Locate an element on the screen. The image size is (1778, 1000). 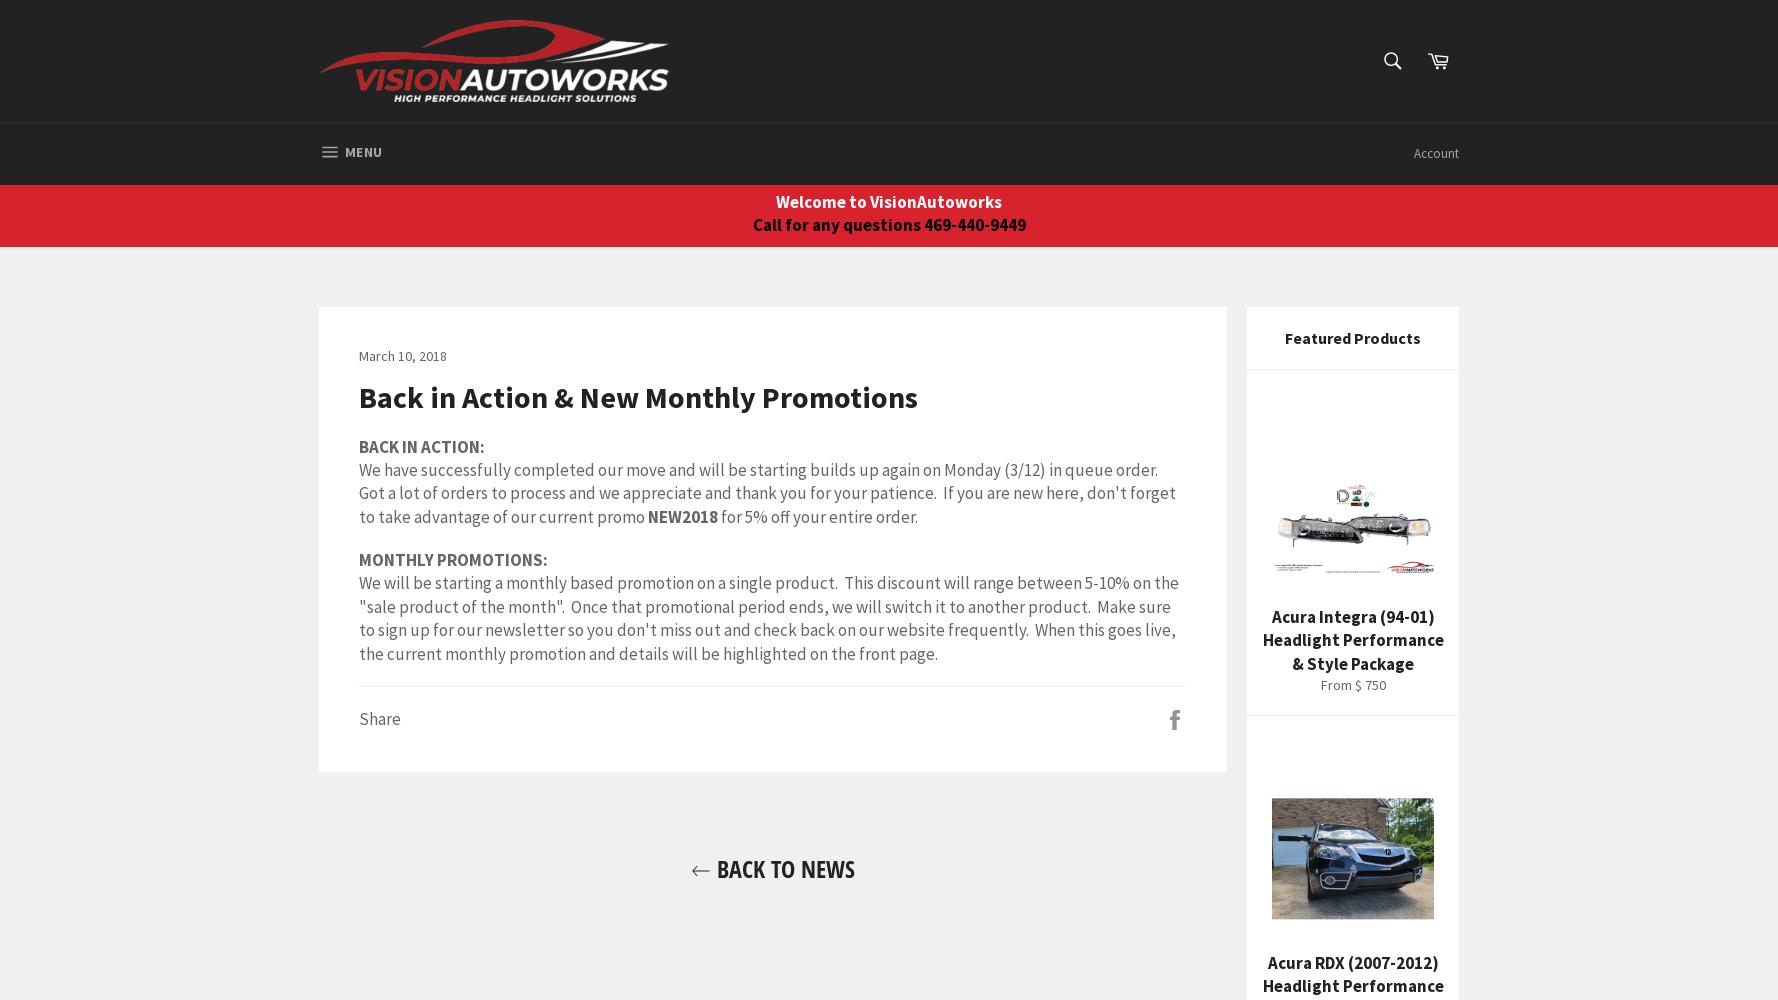
'Menu' is located at coordinates (362, 152).